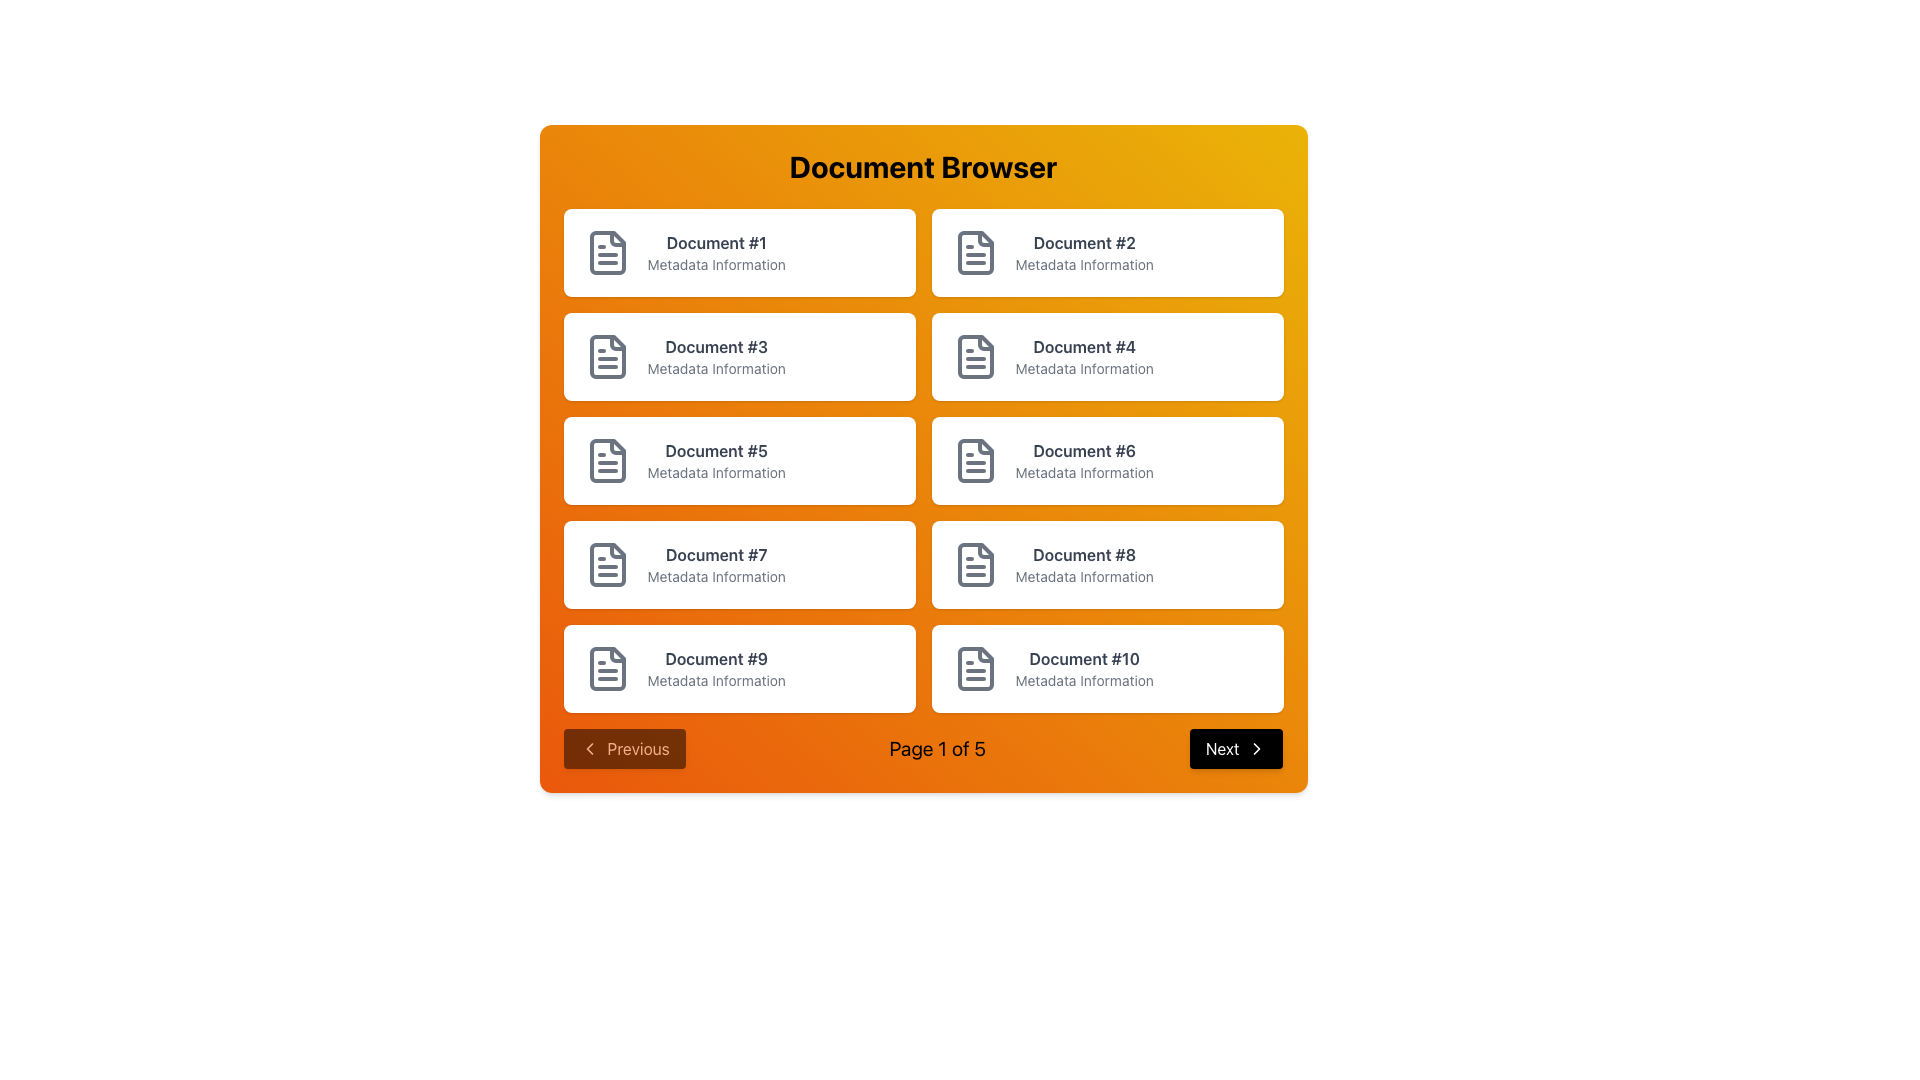 This screenshot has width=1920, height=1080. Describe the element at coordinates (975, 668) in the screenshot. I see `the document icon located in the card labeled 'Document #10', which is positioned on the rightmost side of the bottom row, to visually identify the type of content associated with the card` at that location.